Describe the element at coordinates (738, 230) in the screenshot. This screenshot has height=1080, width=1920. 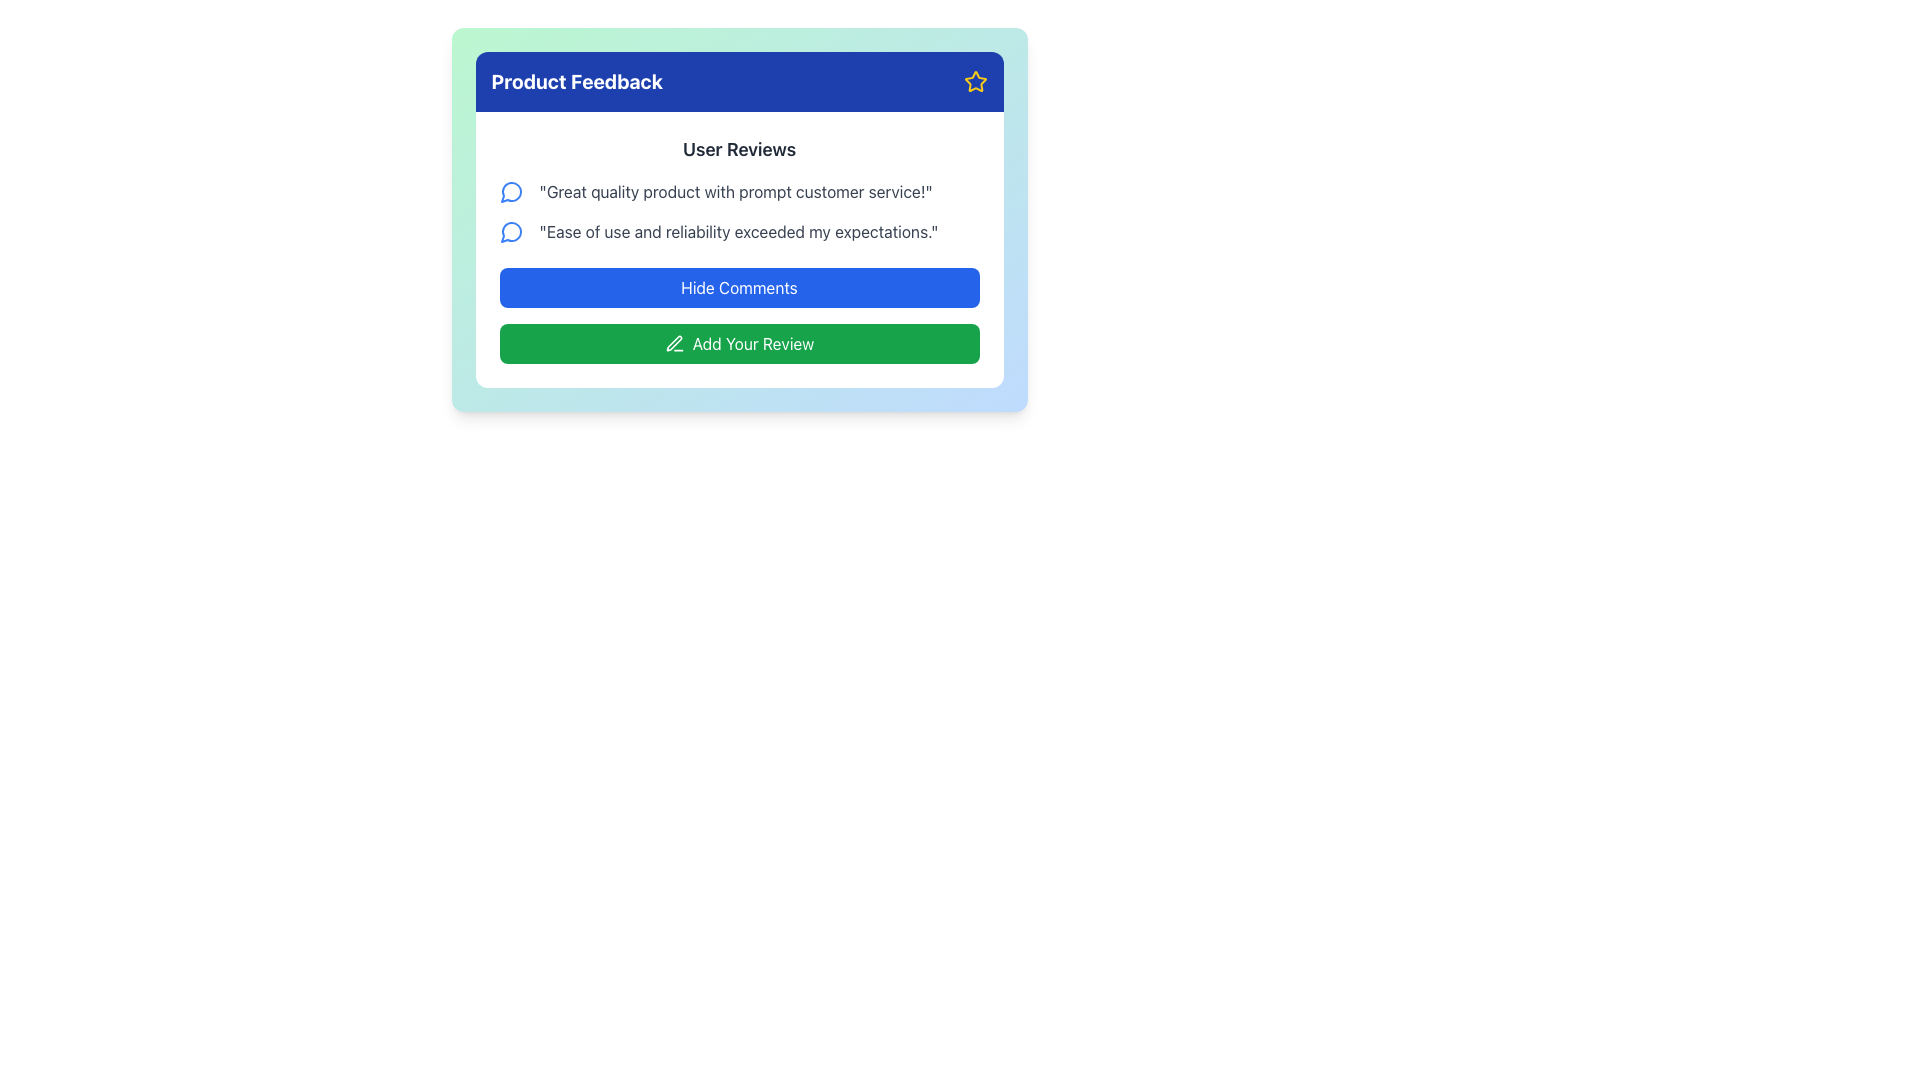
I see `the text caption stating "Ease of use and reliability exceeded my expectations." which is styled in gray (#gray-700) and located as the second line of review content in the feedback section` at that location.